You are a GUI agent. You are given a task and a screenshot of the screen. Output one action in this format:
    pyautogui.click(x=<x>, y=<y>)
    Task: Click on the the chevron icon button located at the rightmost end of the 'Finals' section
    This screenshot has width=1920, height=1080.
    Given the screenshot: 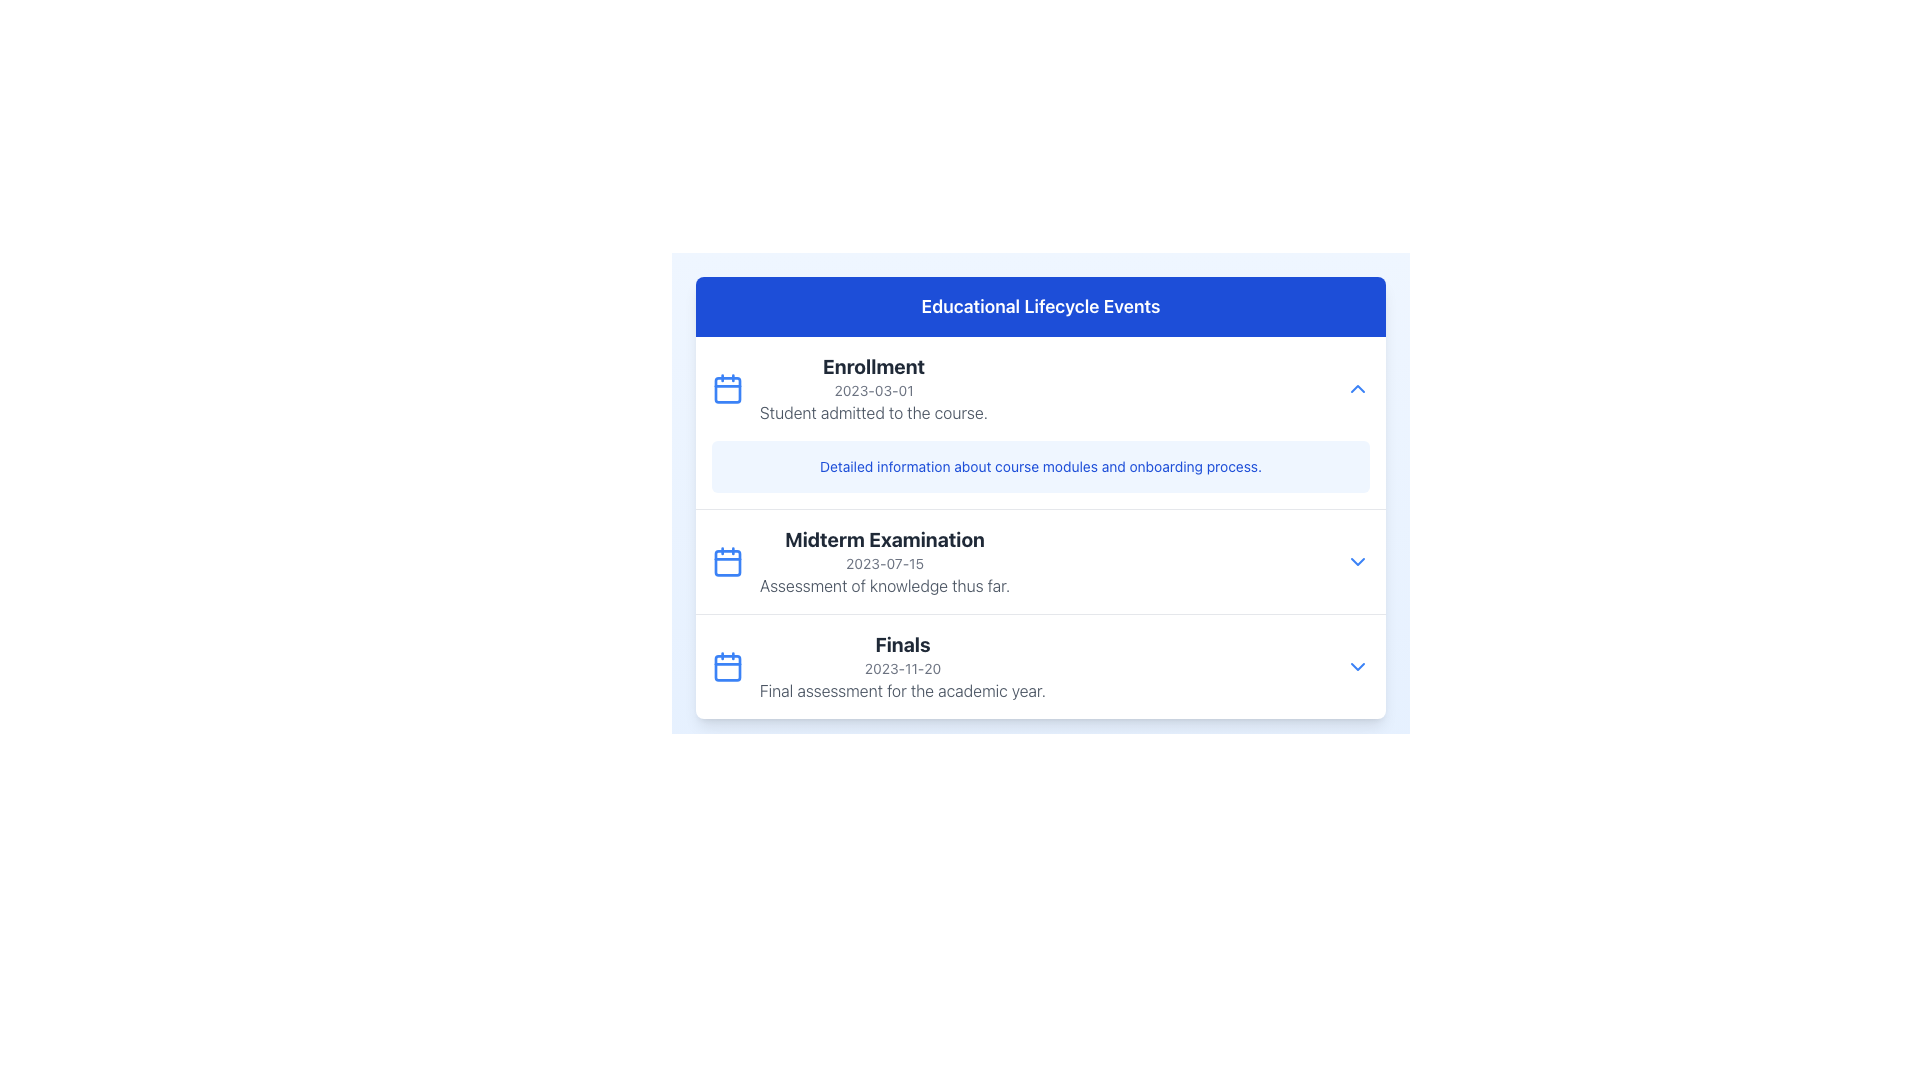 What is the action you would take?
    pyautogui.click(x=1358, y=667)
    